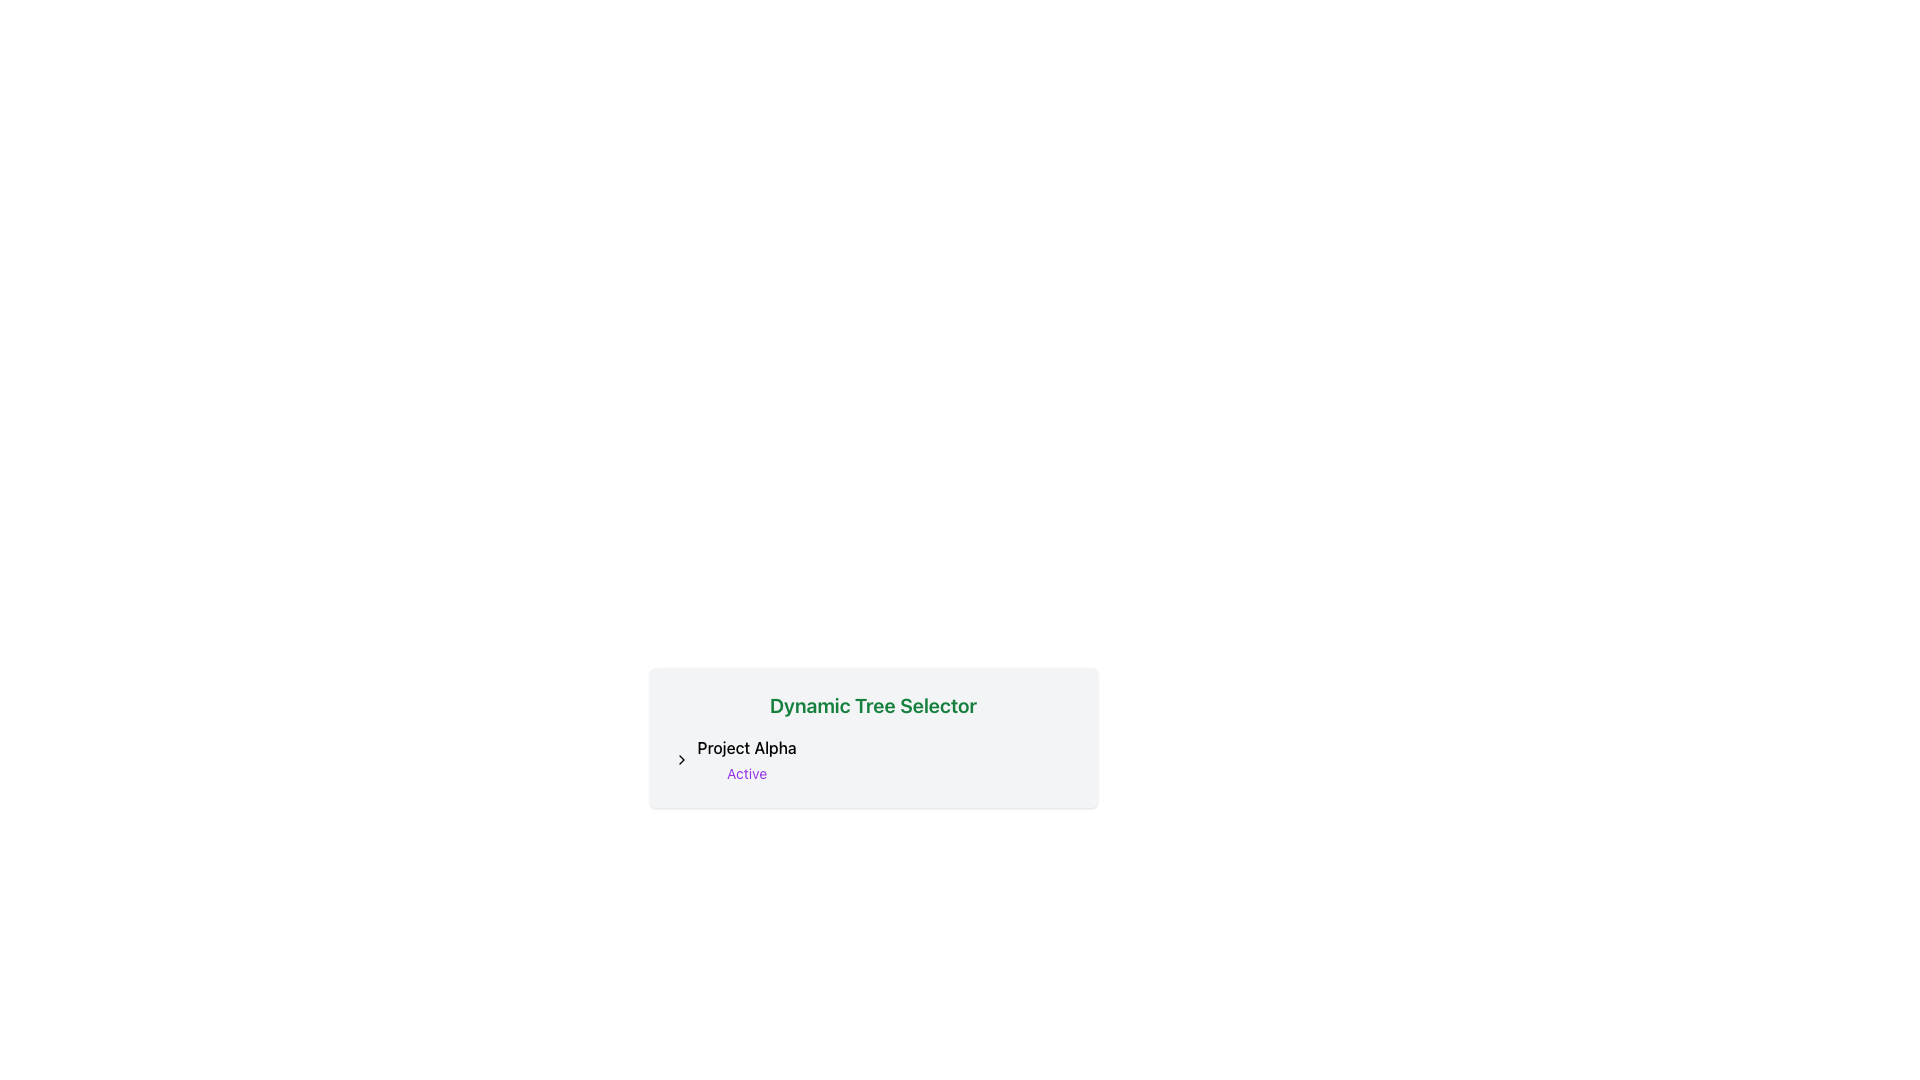 Image resolution: width=1920 pixels, height=1080 pixels. What do you see at coordinates (681, 759) in the screenshot?
I see `the small chevron-shaped icon pointing to the right, located to the left of the text 'Project Alpha' with status 'Active'` at bounding box center [681, 759].